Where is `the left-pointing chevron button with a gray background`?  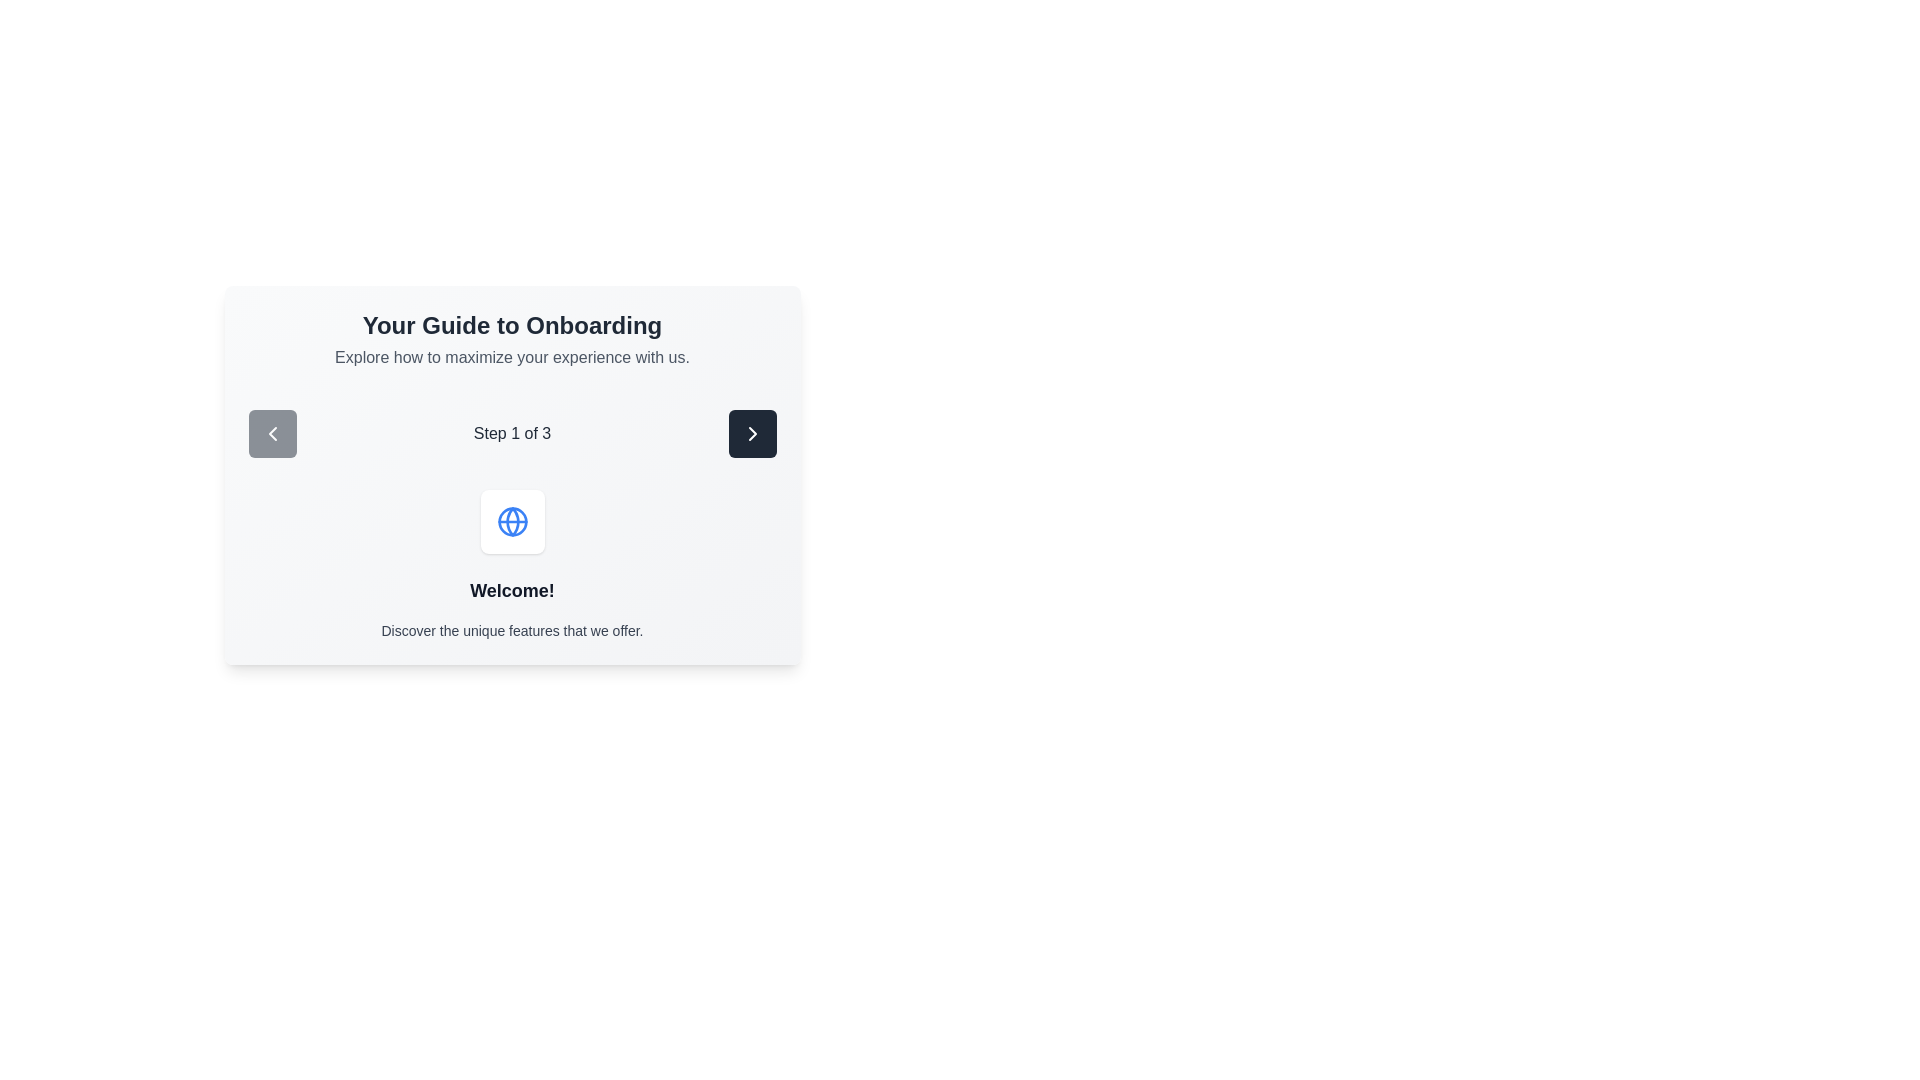 the left-pointing chevron button with a gray background is located at coordinates (271, 433).